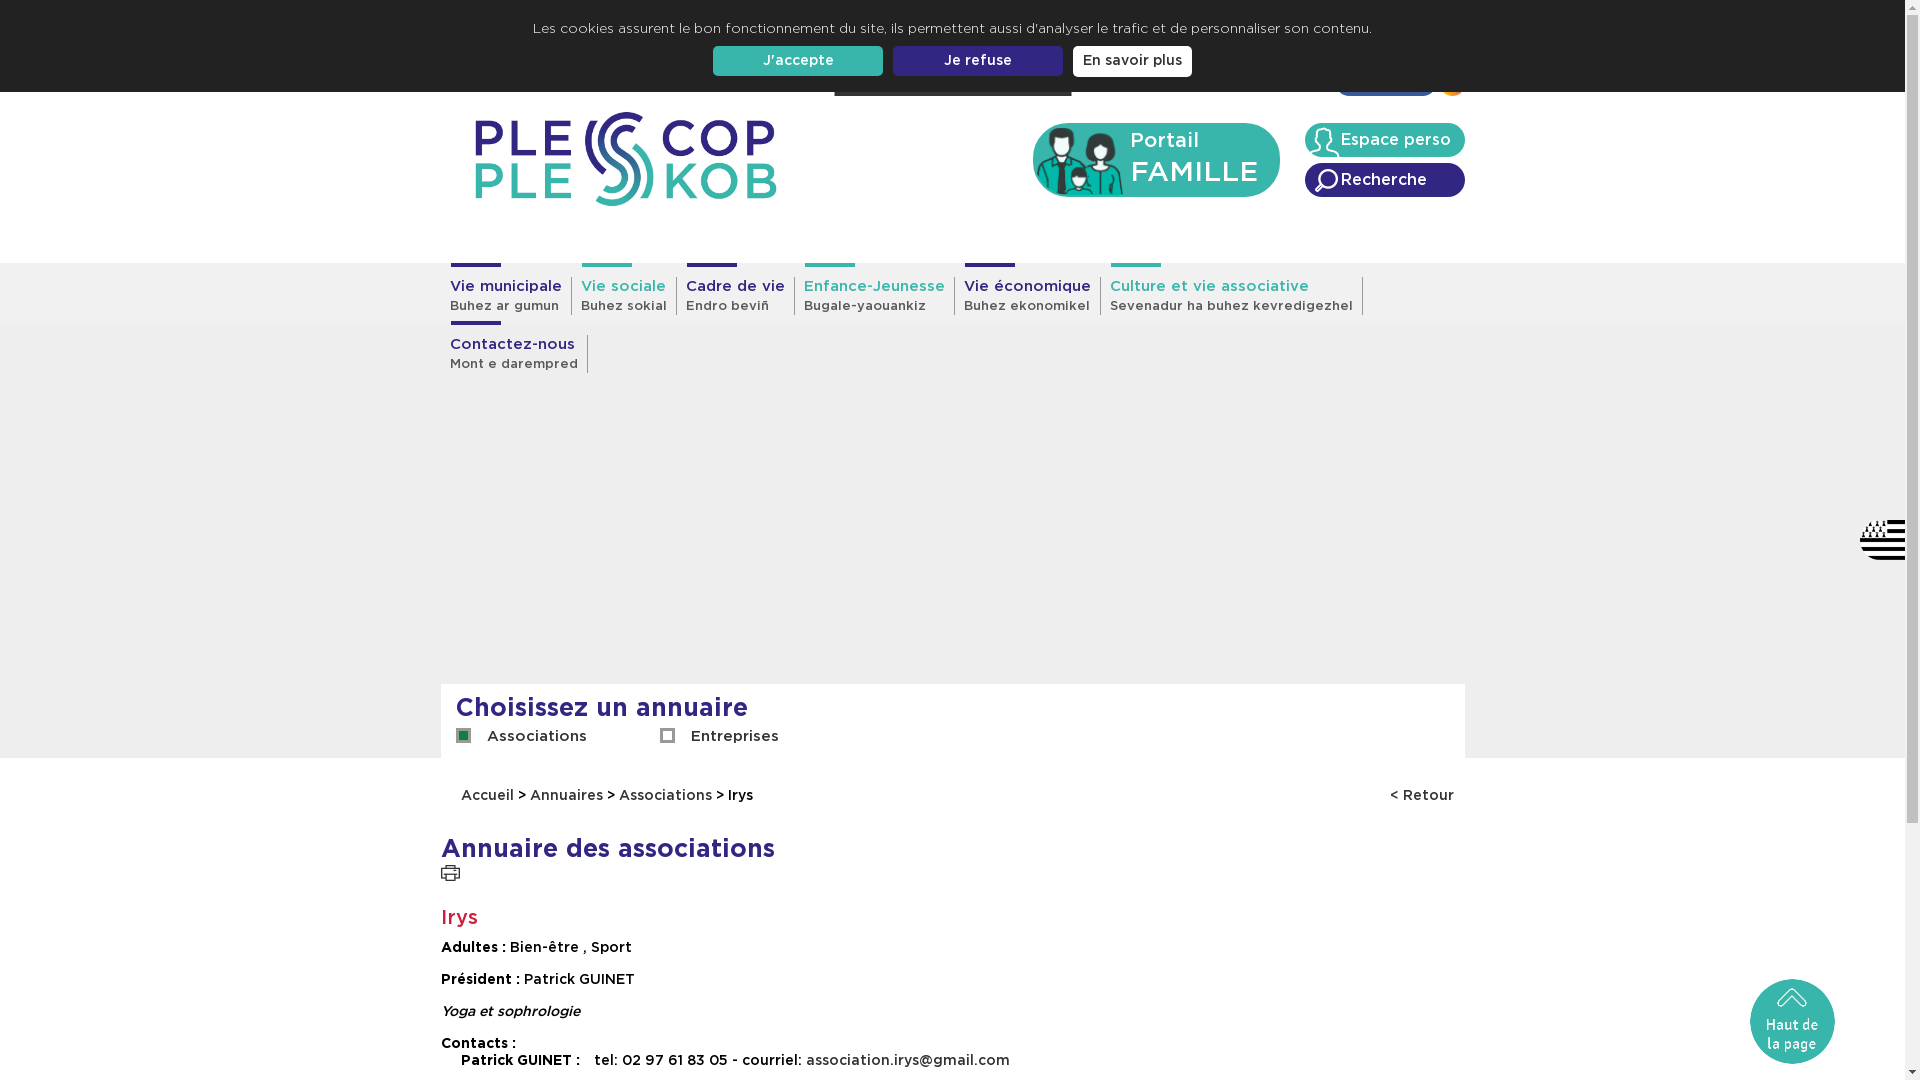 Image resolution: width=1920 pixels, height=1080 pixels. Describe the element at coordinates (1440, 87) in the screenshot. I see `'Facebook Maire de Plescop'` at that location.